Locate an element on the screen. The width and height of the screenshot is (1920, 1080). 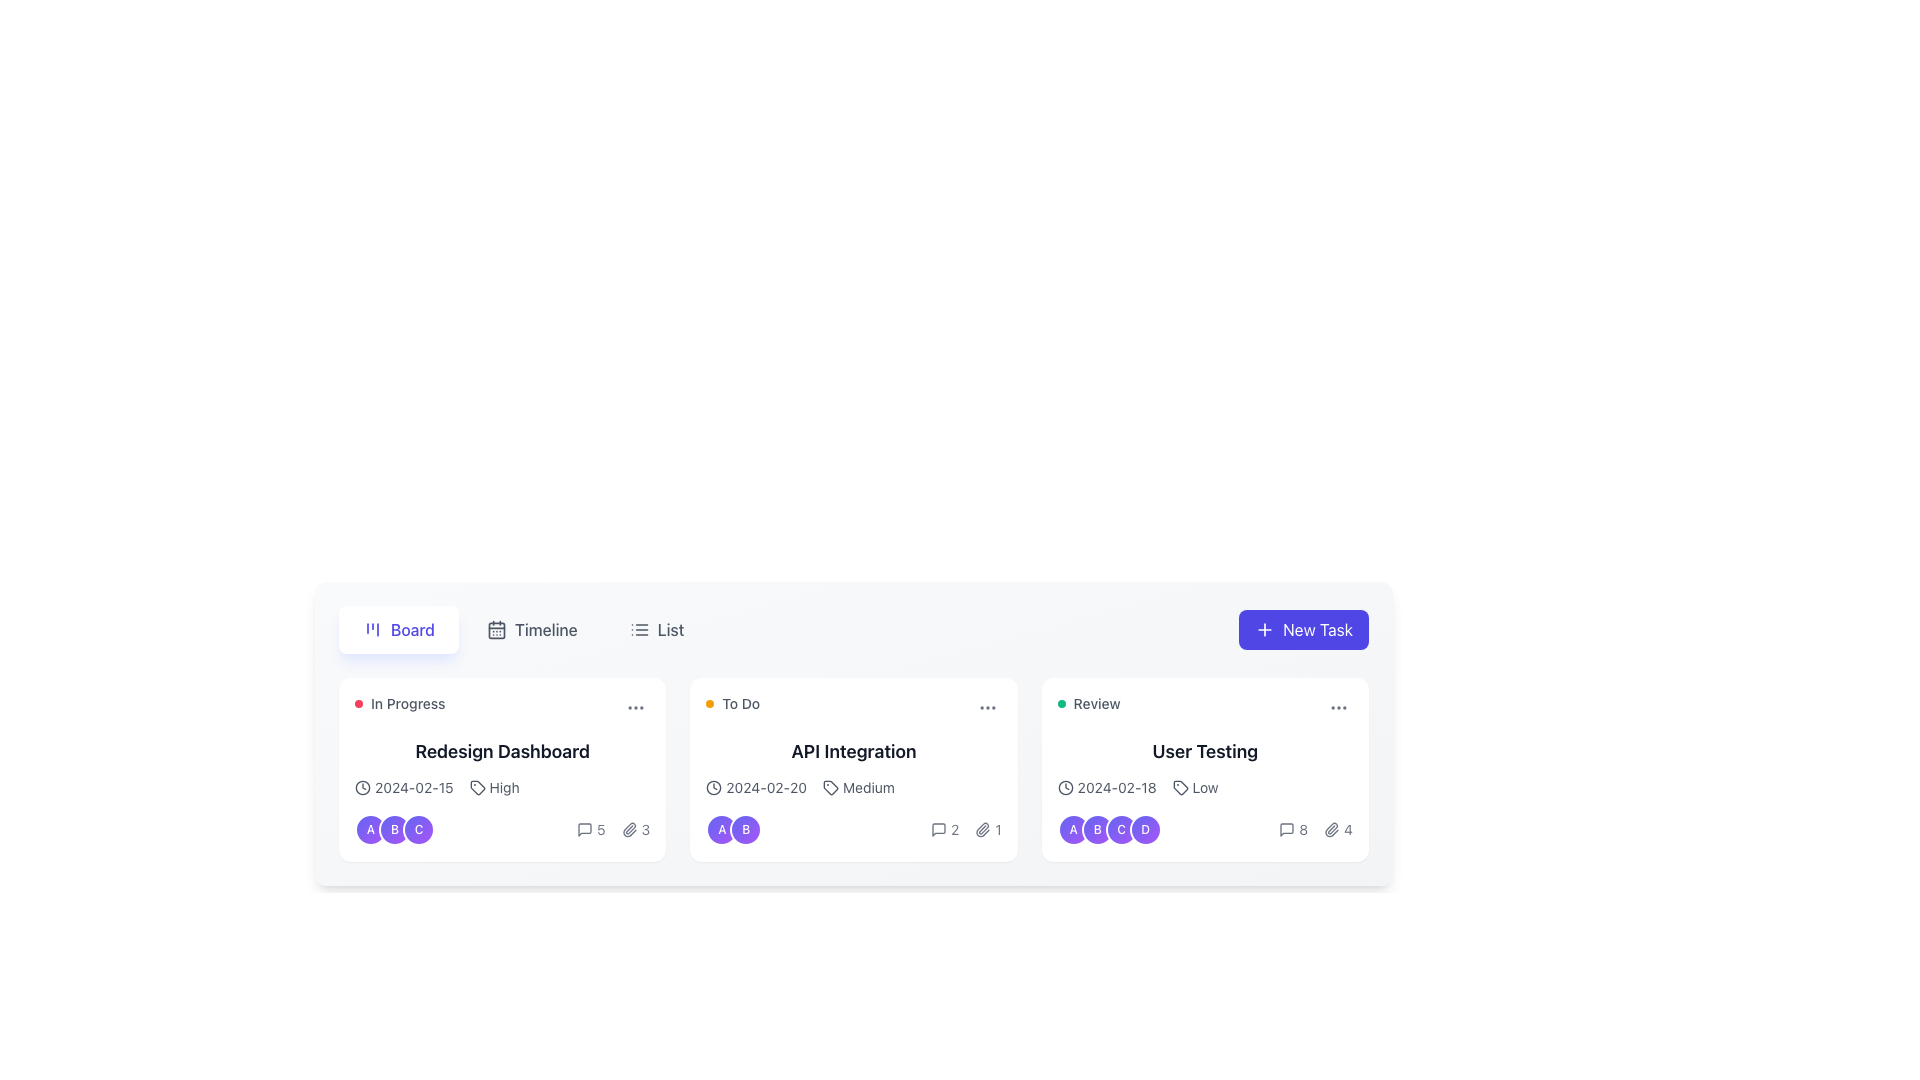
the Avatar group icons arranged horizontally, each containing characters A, B, C, and D is located at coordinates (1108, 829).